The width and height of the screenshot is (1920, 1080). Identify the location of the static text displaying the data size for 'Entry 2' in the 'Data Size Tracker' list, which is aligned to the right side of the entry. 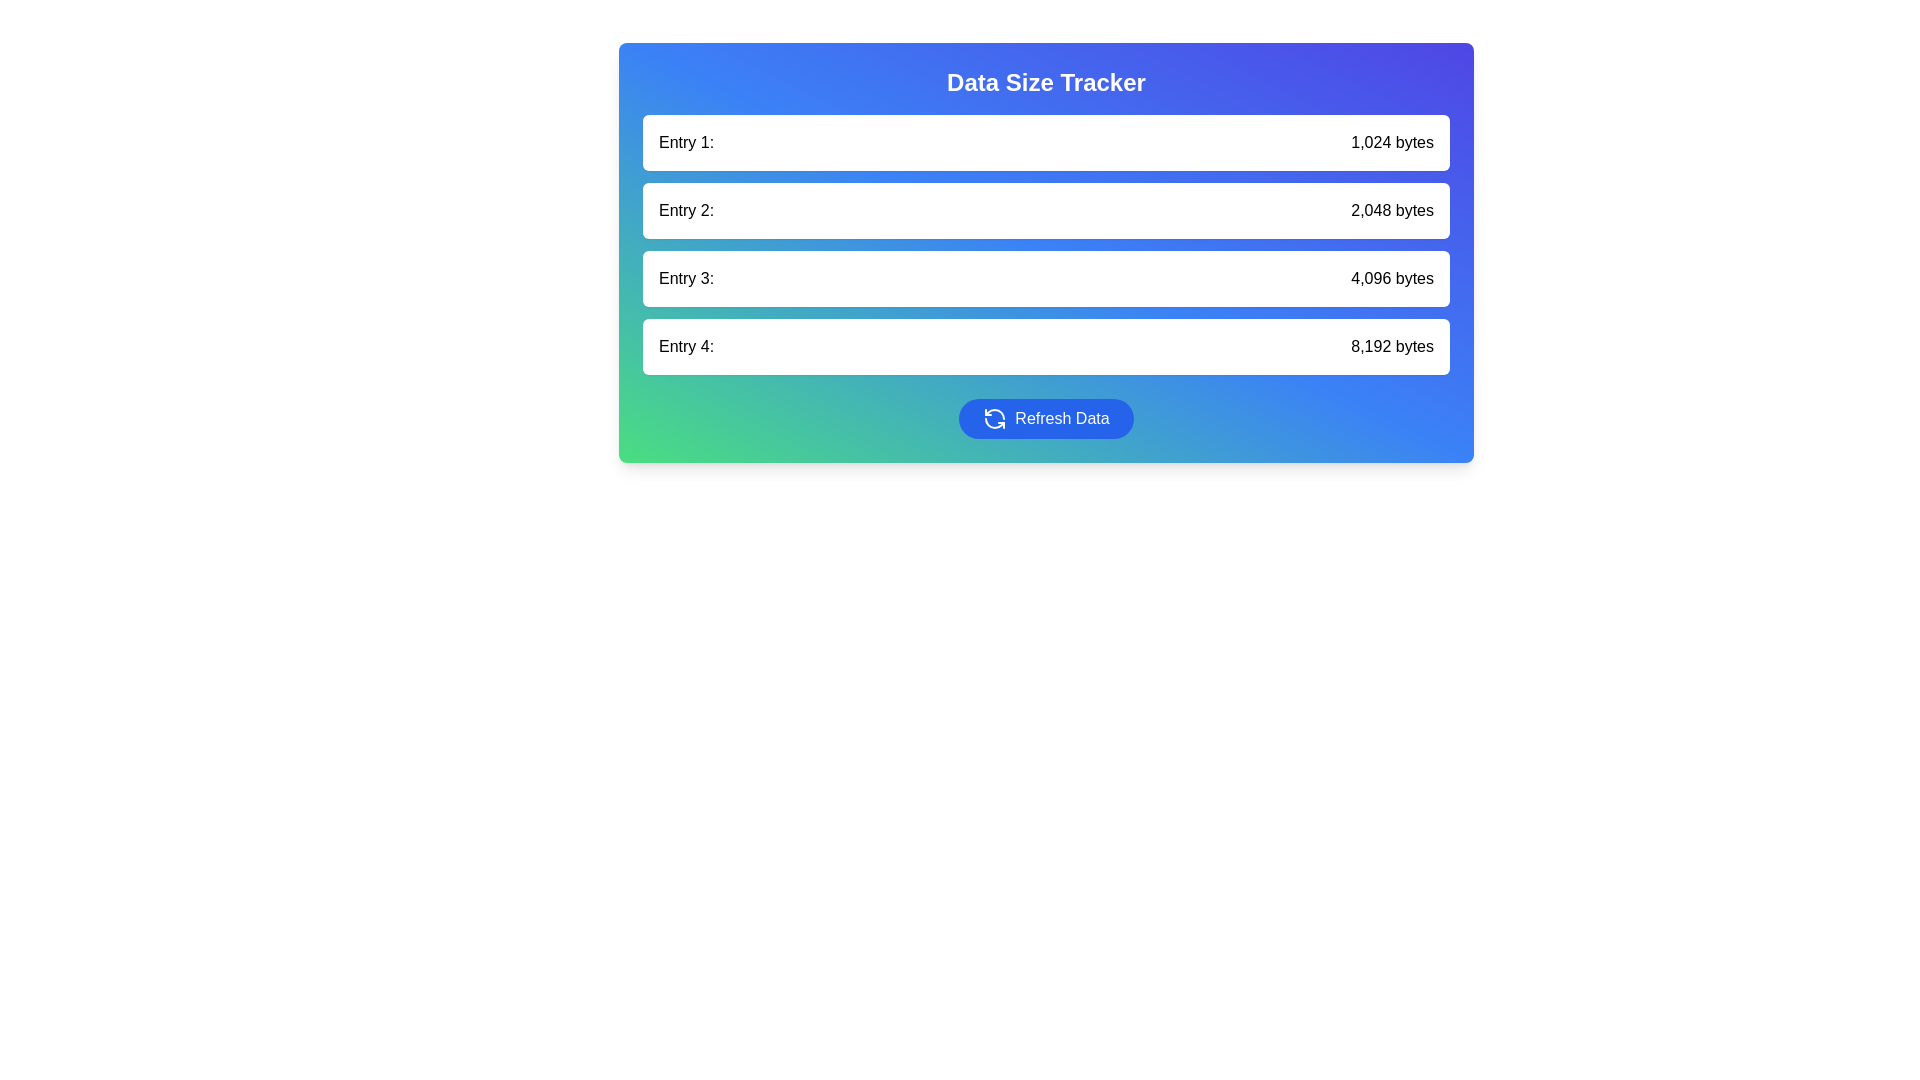
(1391, 211).